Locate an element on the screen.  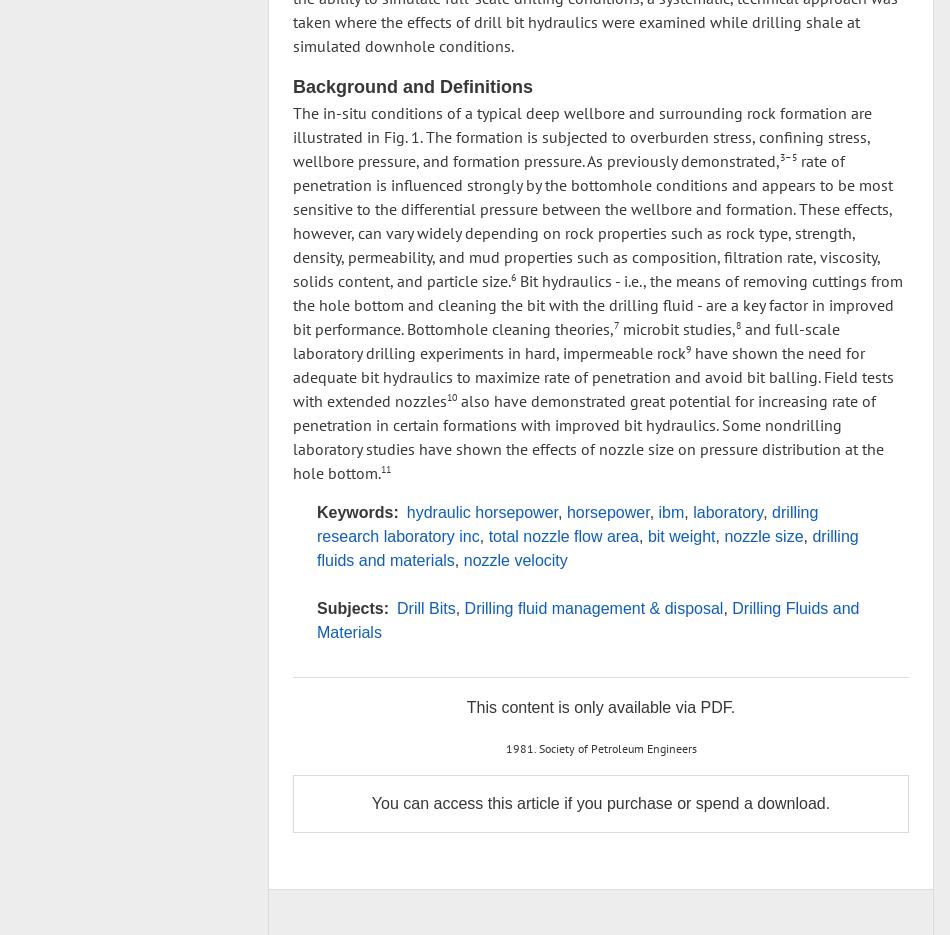
'Bit hydraulics - i.e., the means of removing cuttings from the hole bottom and cleaning the bit with the drilling fluid - are a key factor in improved bit performance. Bottomhole cleaning theories,' is located at coordinates (598, 304).